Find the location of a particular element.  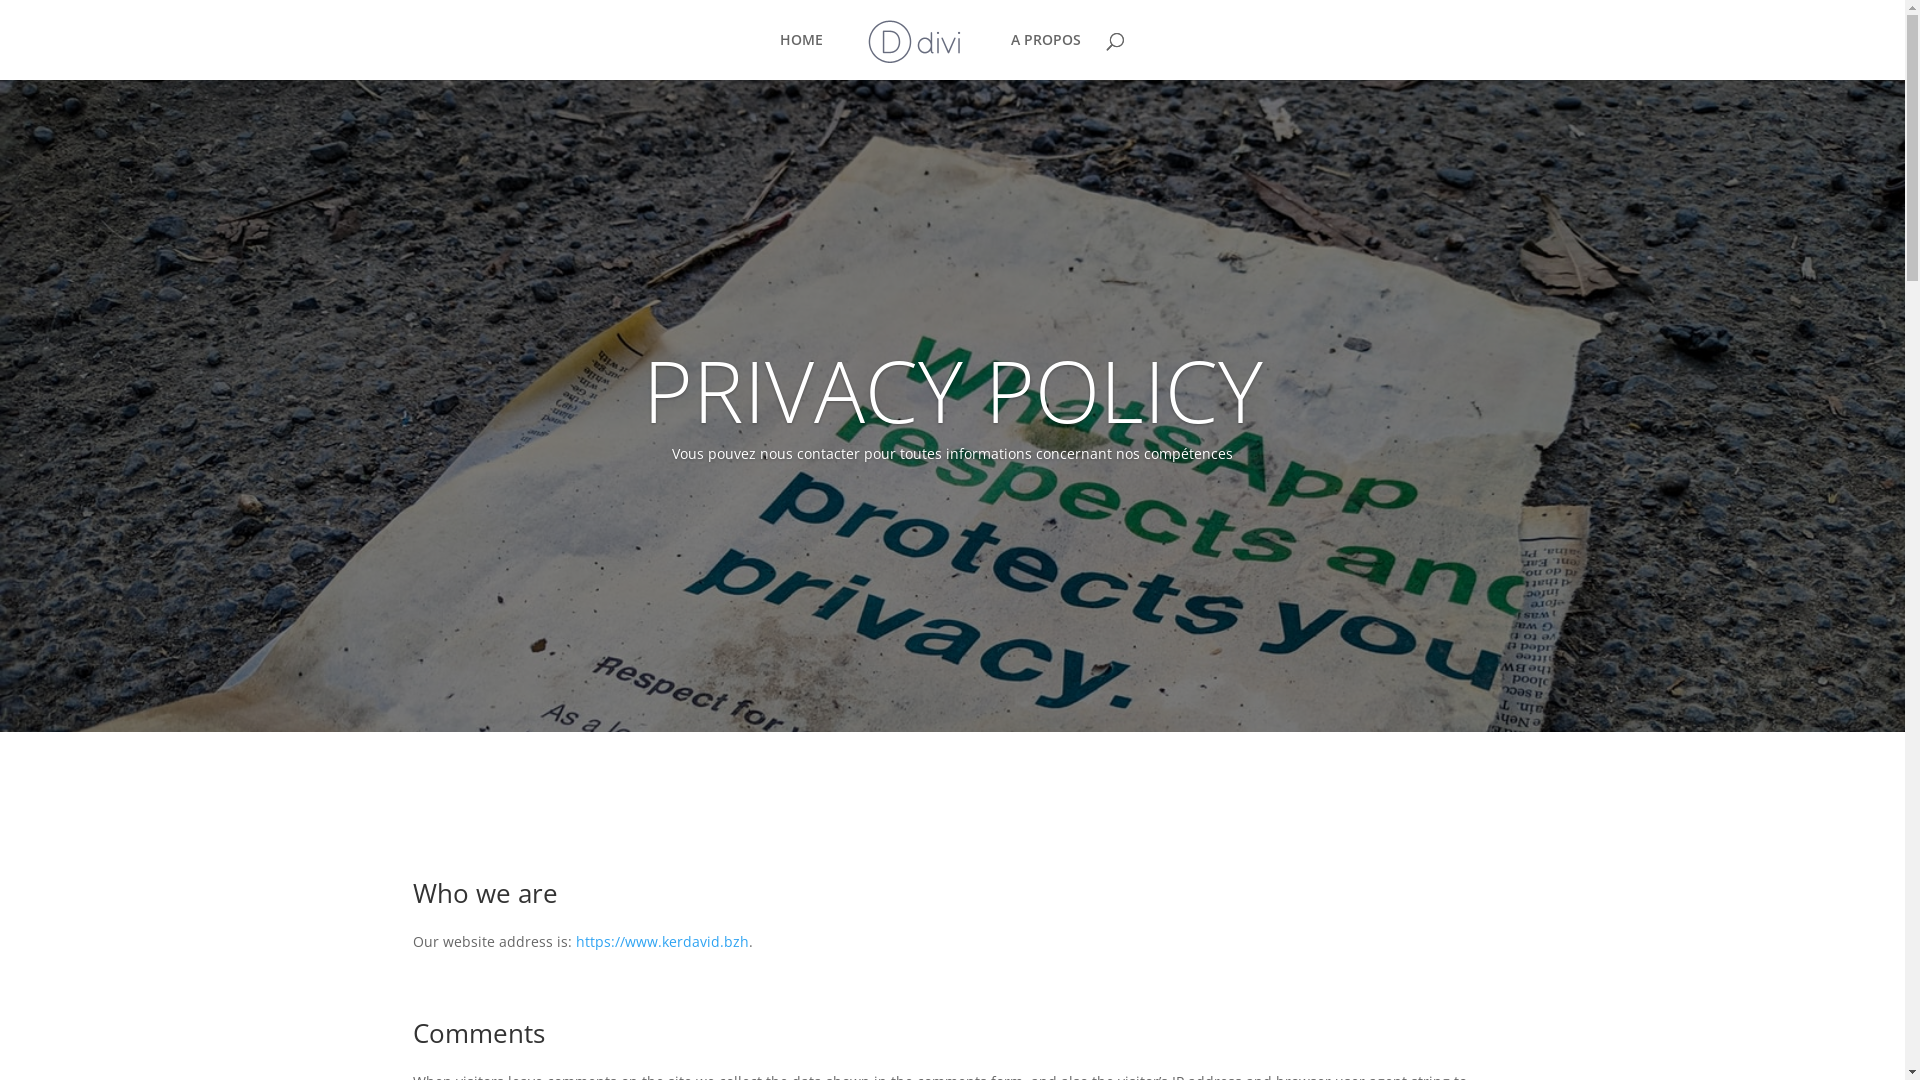

'A PROPOS' is located at coordinates (1045, 55).